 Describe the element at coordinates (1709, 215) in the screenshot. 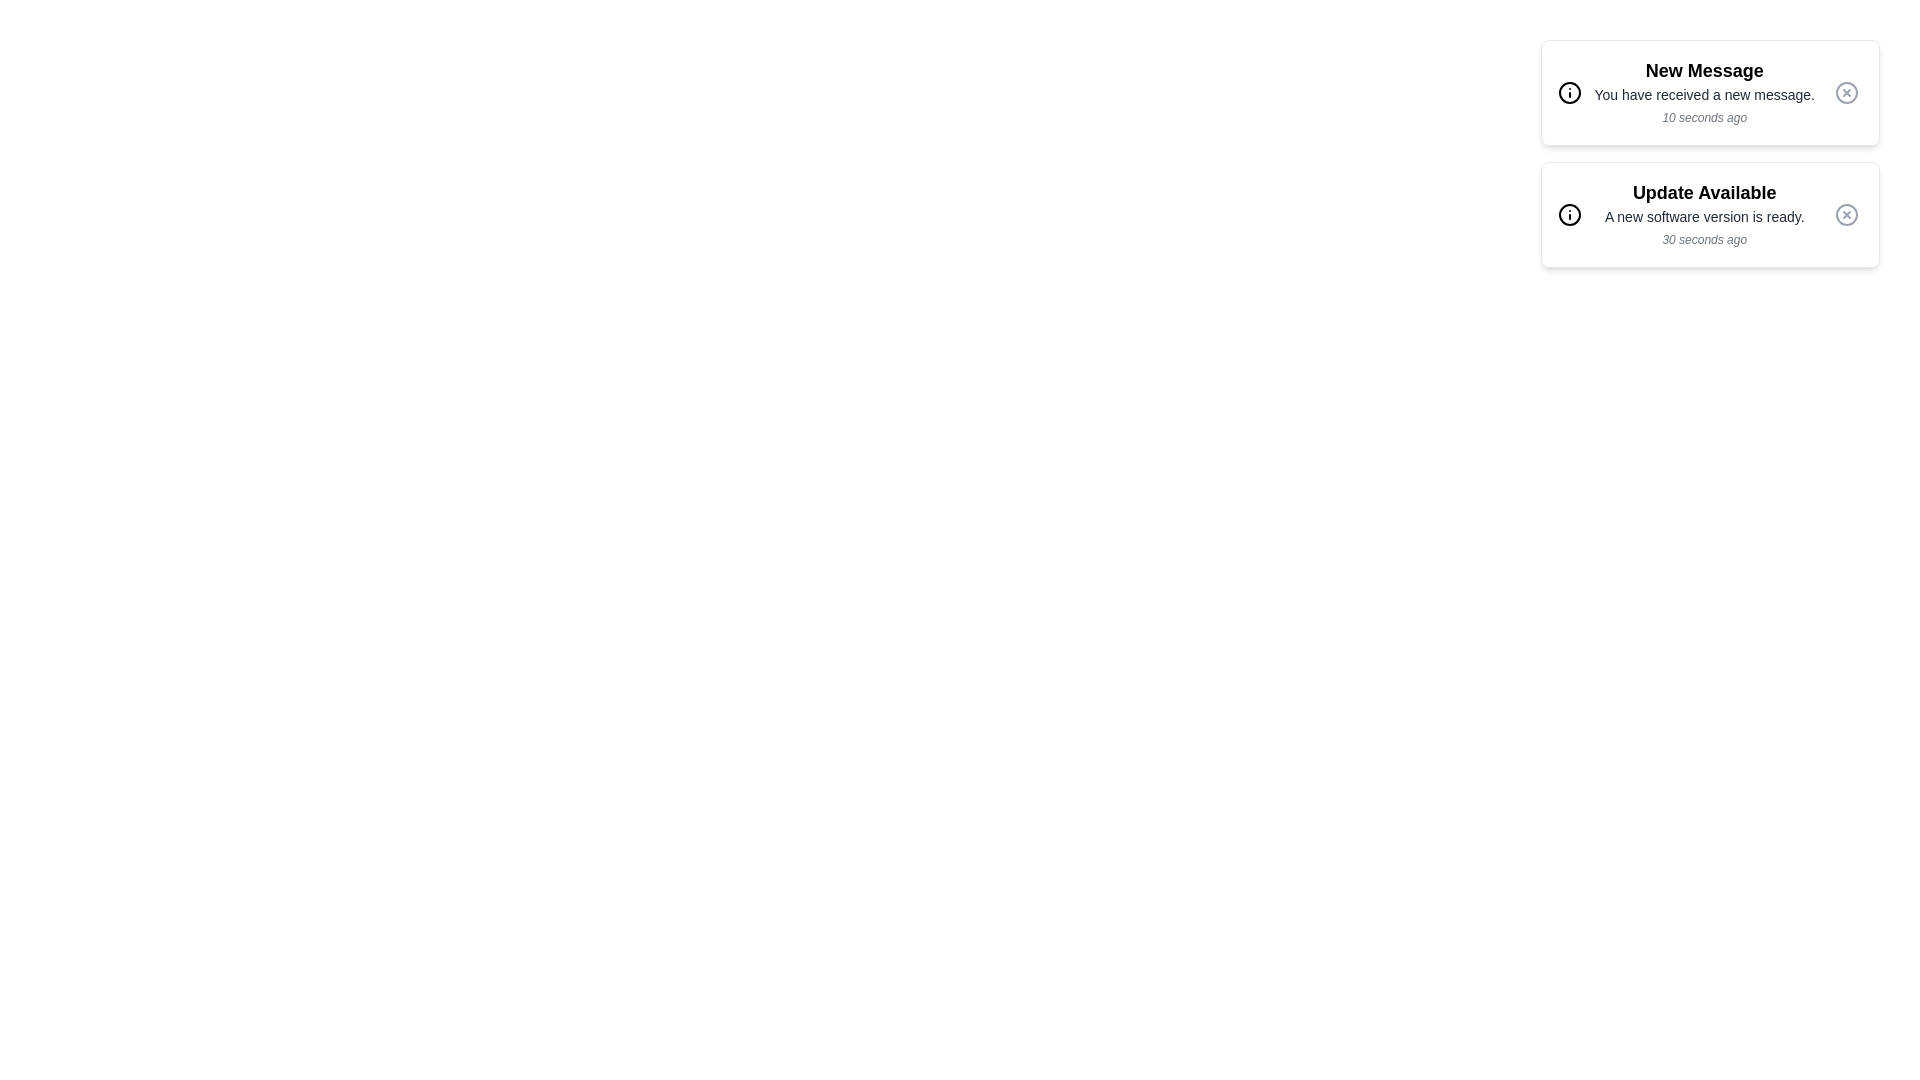

I see `the notification with title Update Available` at that location.